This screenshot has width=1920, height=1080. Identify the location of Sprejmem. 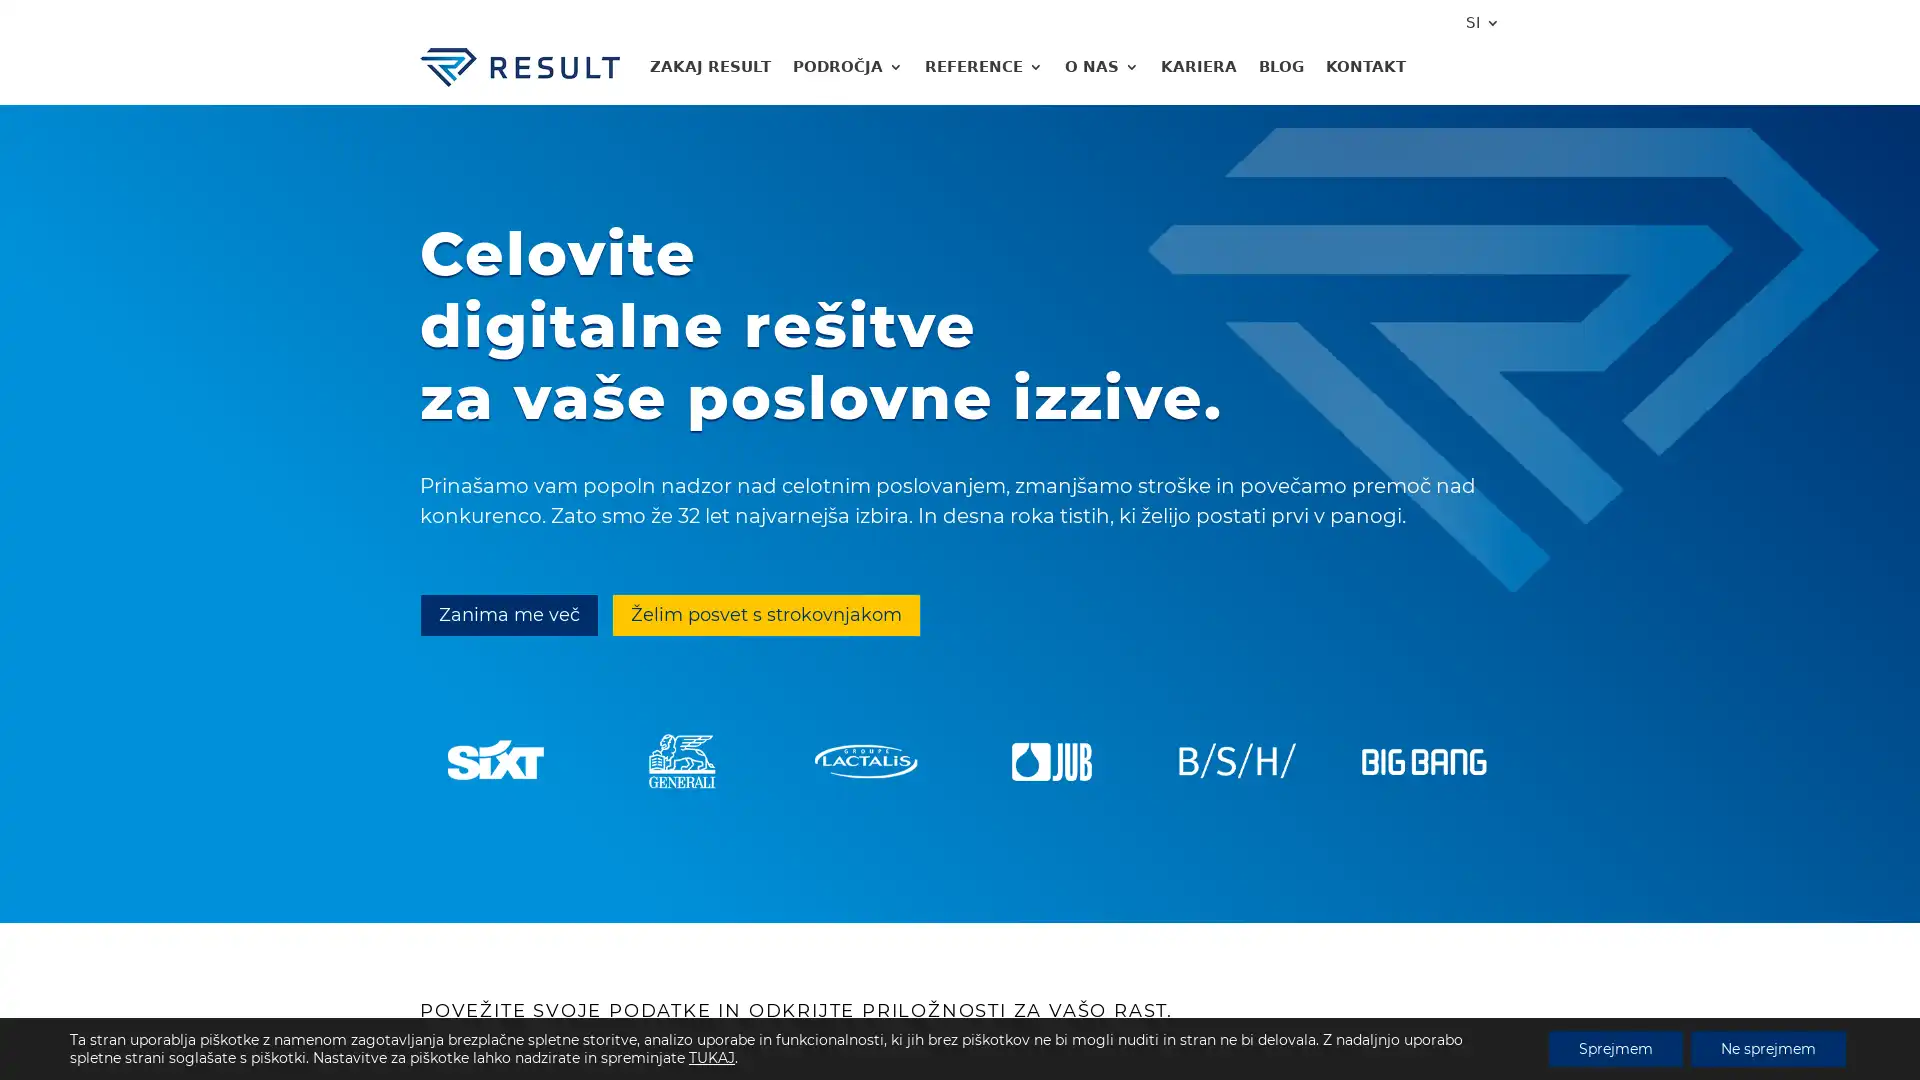
(1616, 1048).